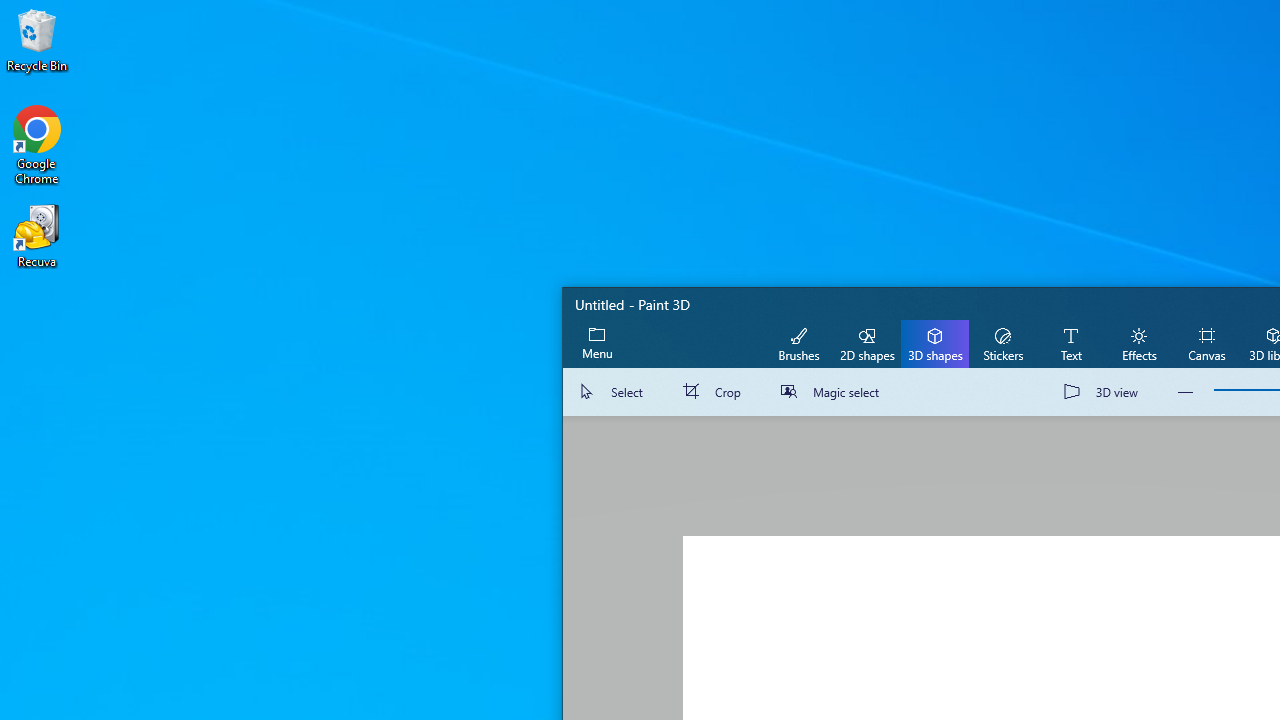  I want to click on 'Canvas', so click(1206, 342).